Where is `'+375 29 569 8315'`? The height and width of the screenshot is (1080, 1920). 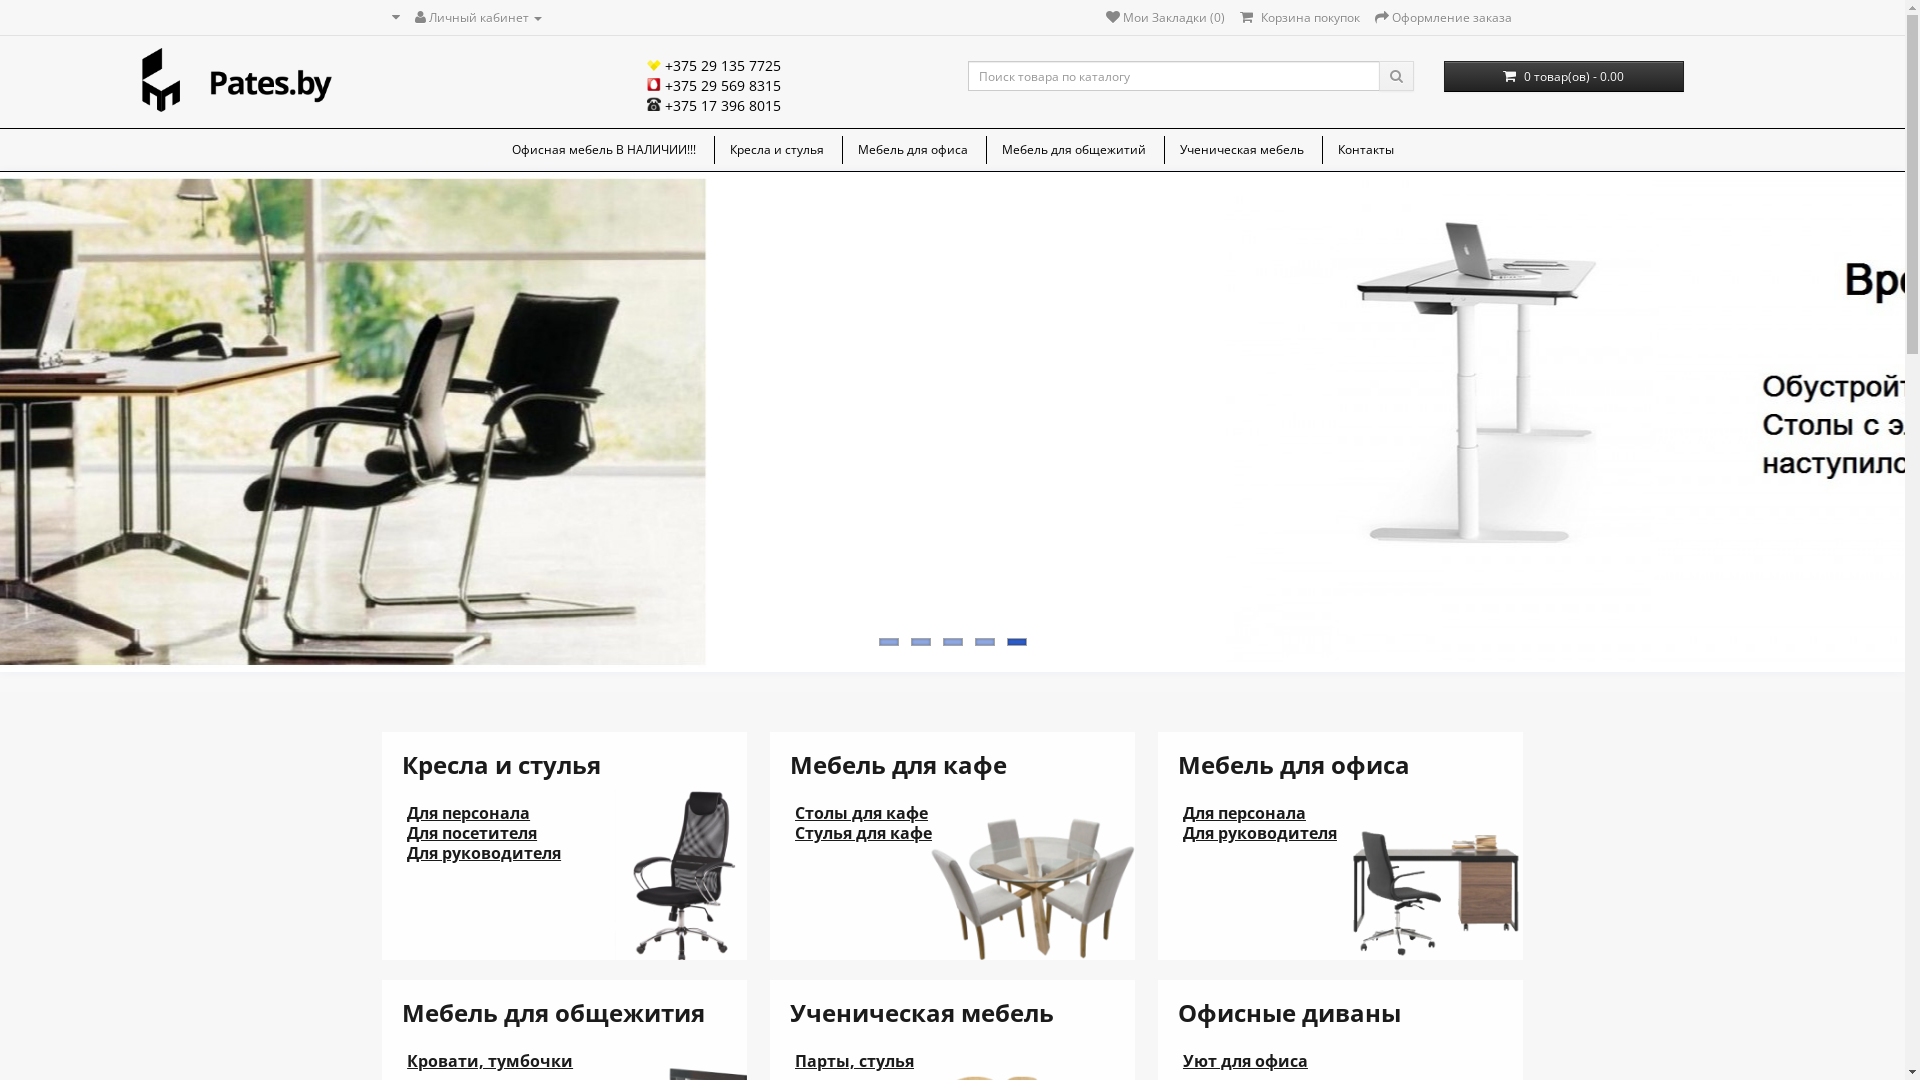
'+375 29 569 8315' is located at coordinates (714, 84).